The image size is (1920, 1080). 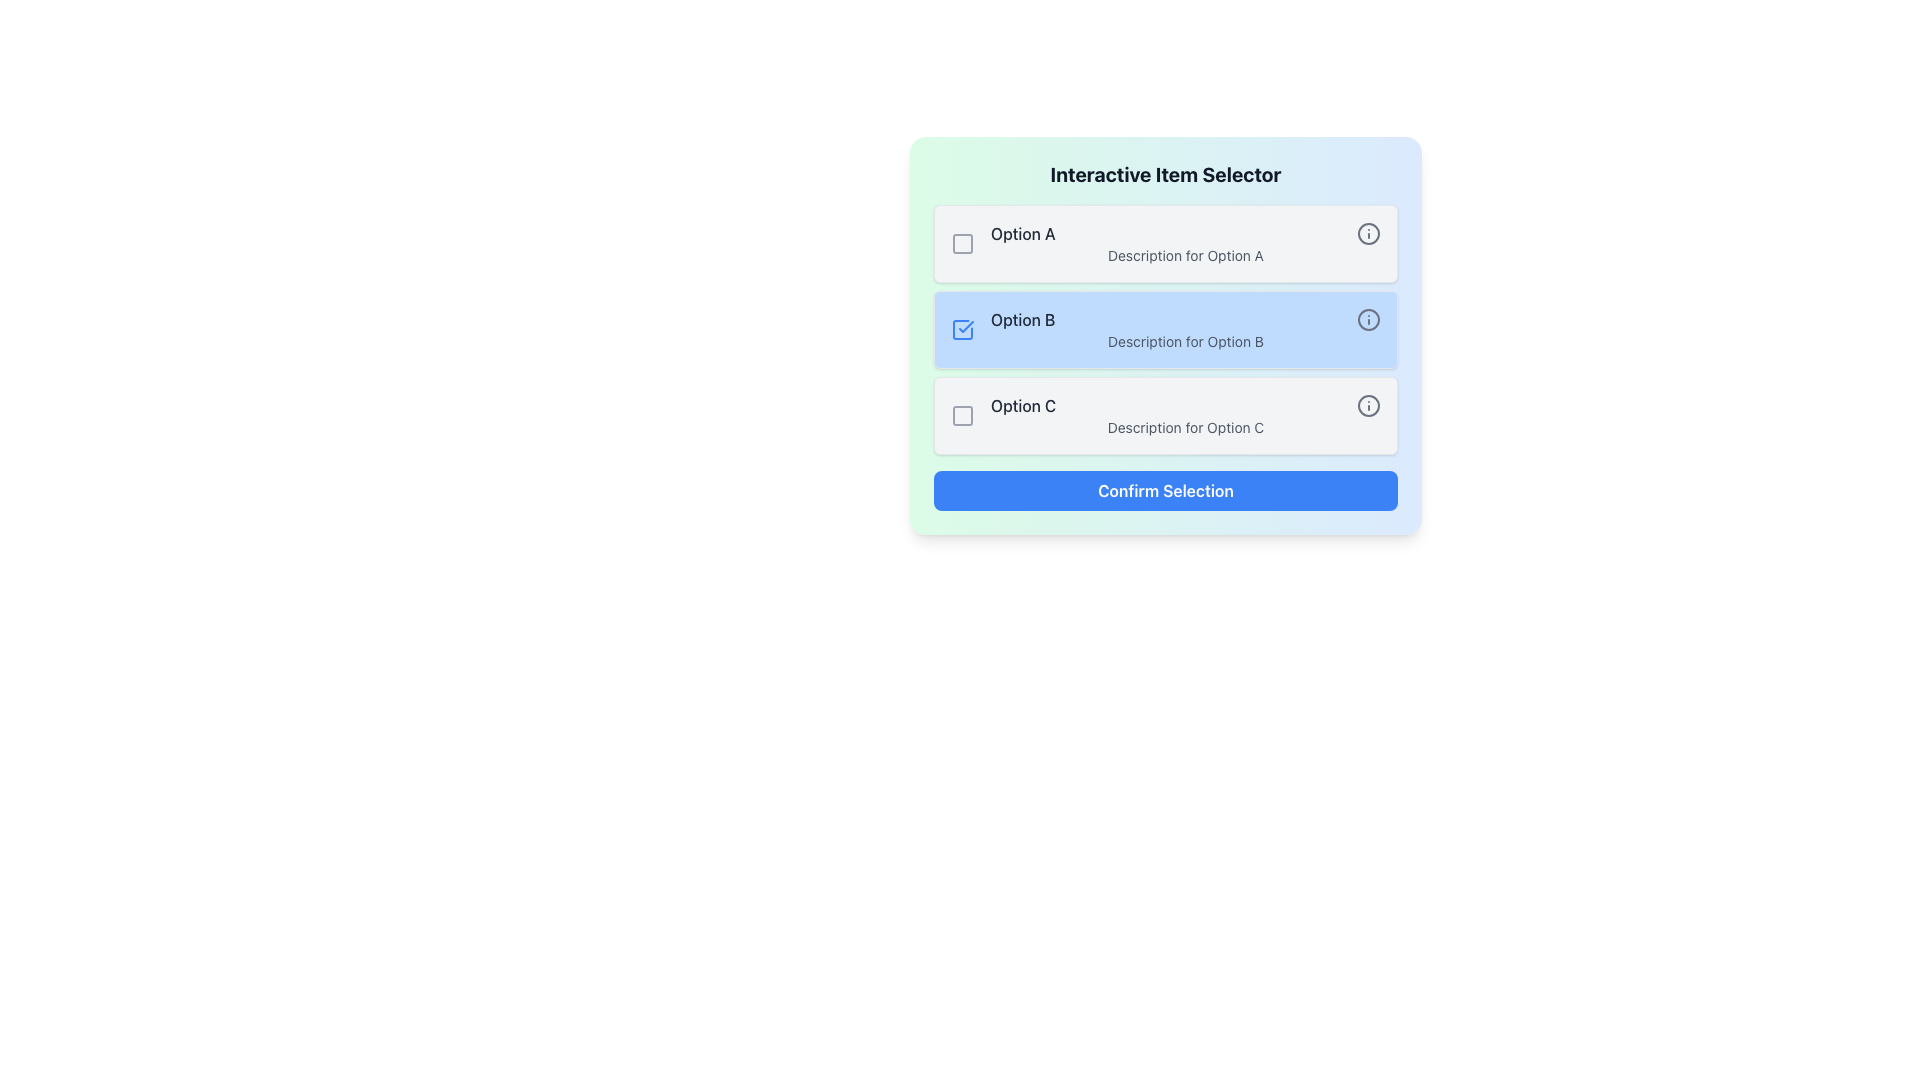 What do you see at coordinates (1185, 415) in the screenshot?
I see `text of the selectable list item labeled 'Option C' in the modal 'Interactive Item Selector', which includes a bolded text and a description below it` at bounding box center [1185, 415].